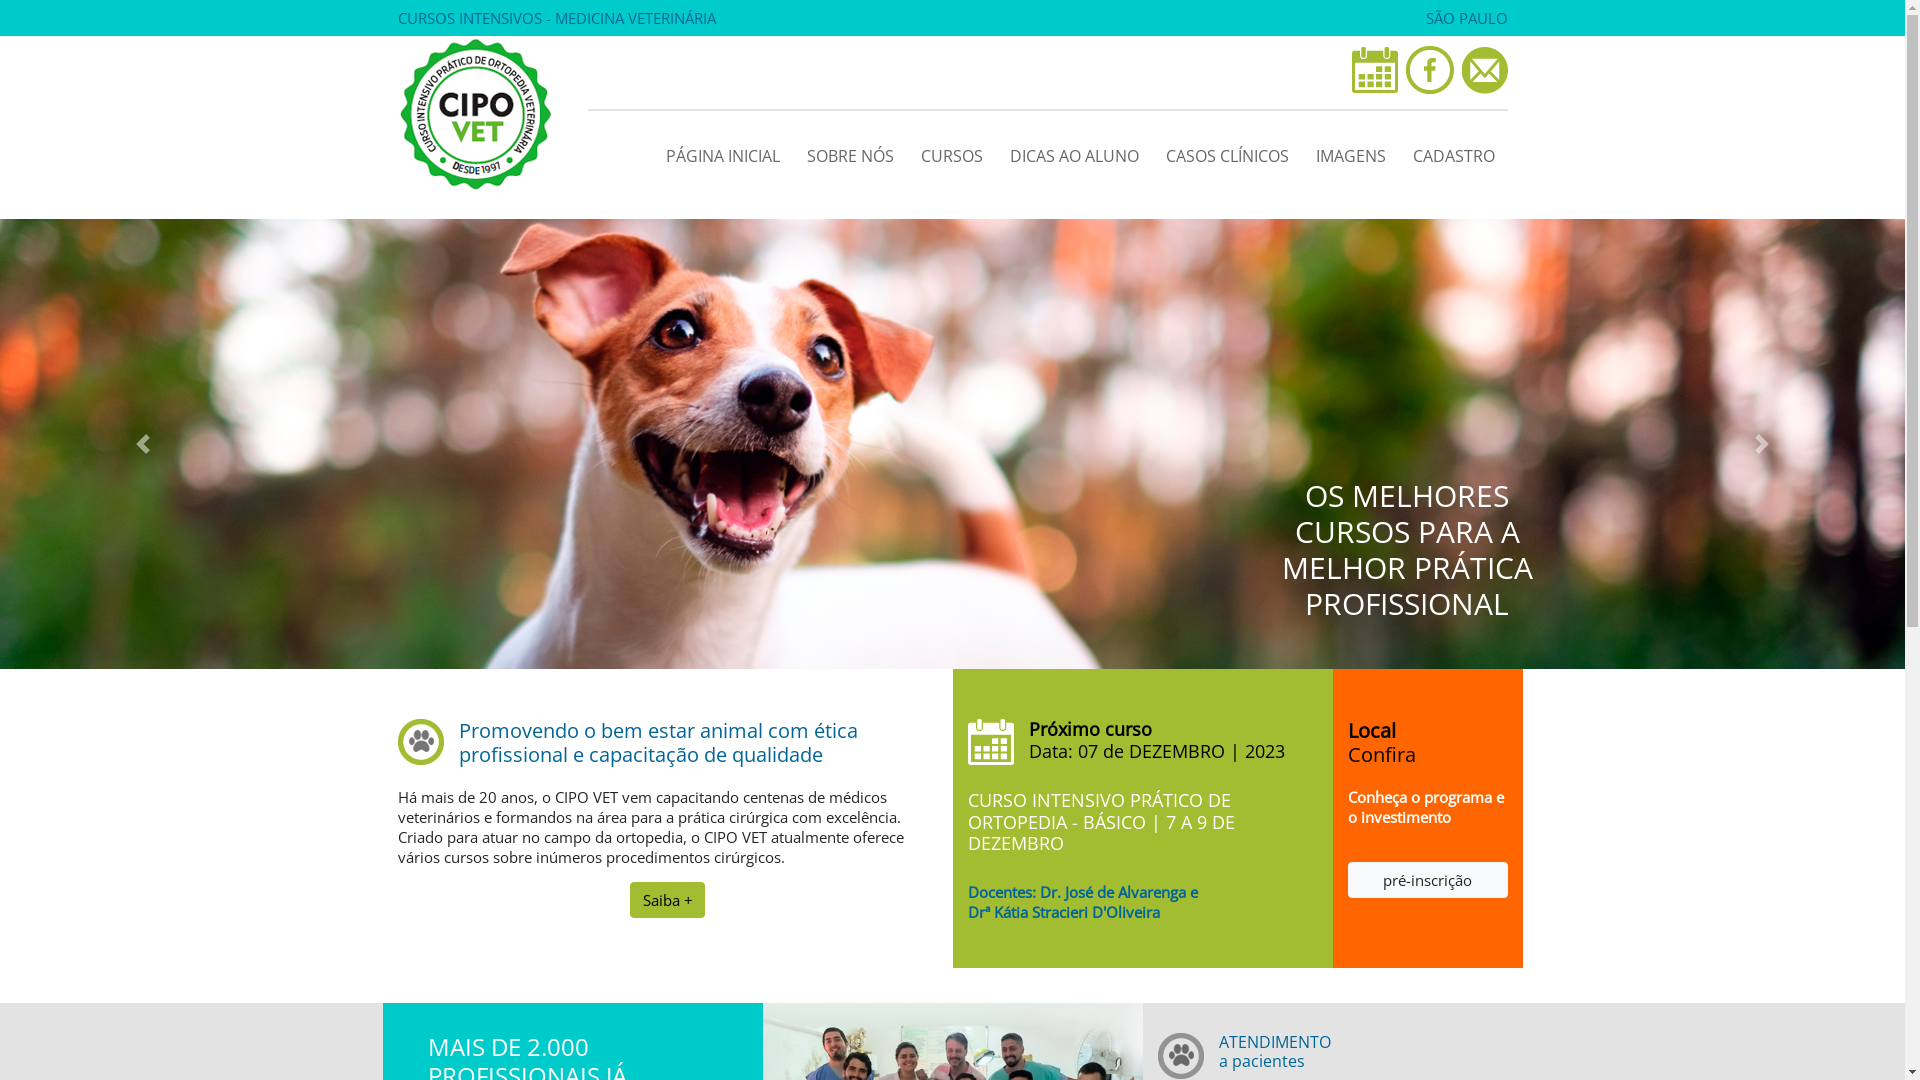  What do you see at coordinates (142, 442) in the screenshot?
I see `'Anterior'` at bounding box center [142, 442].